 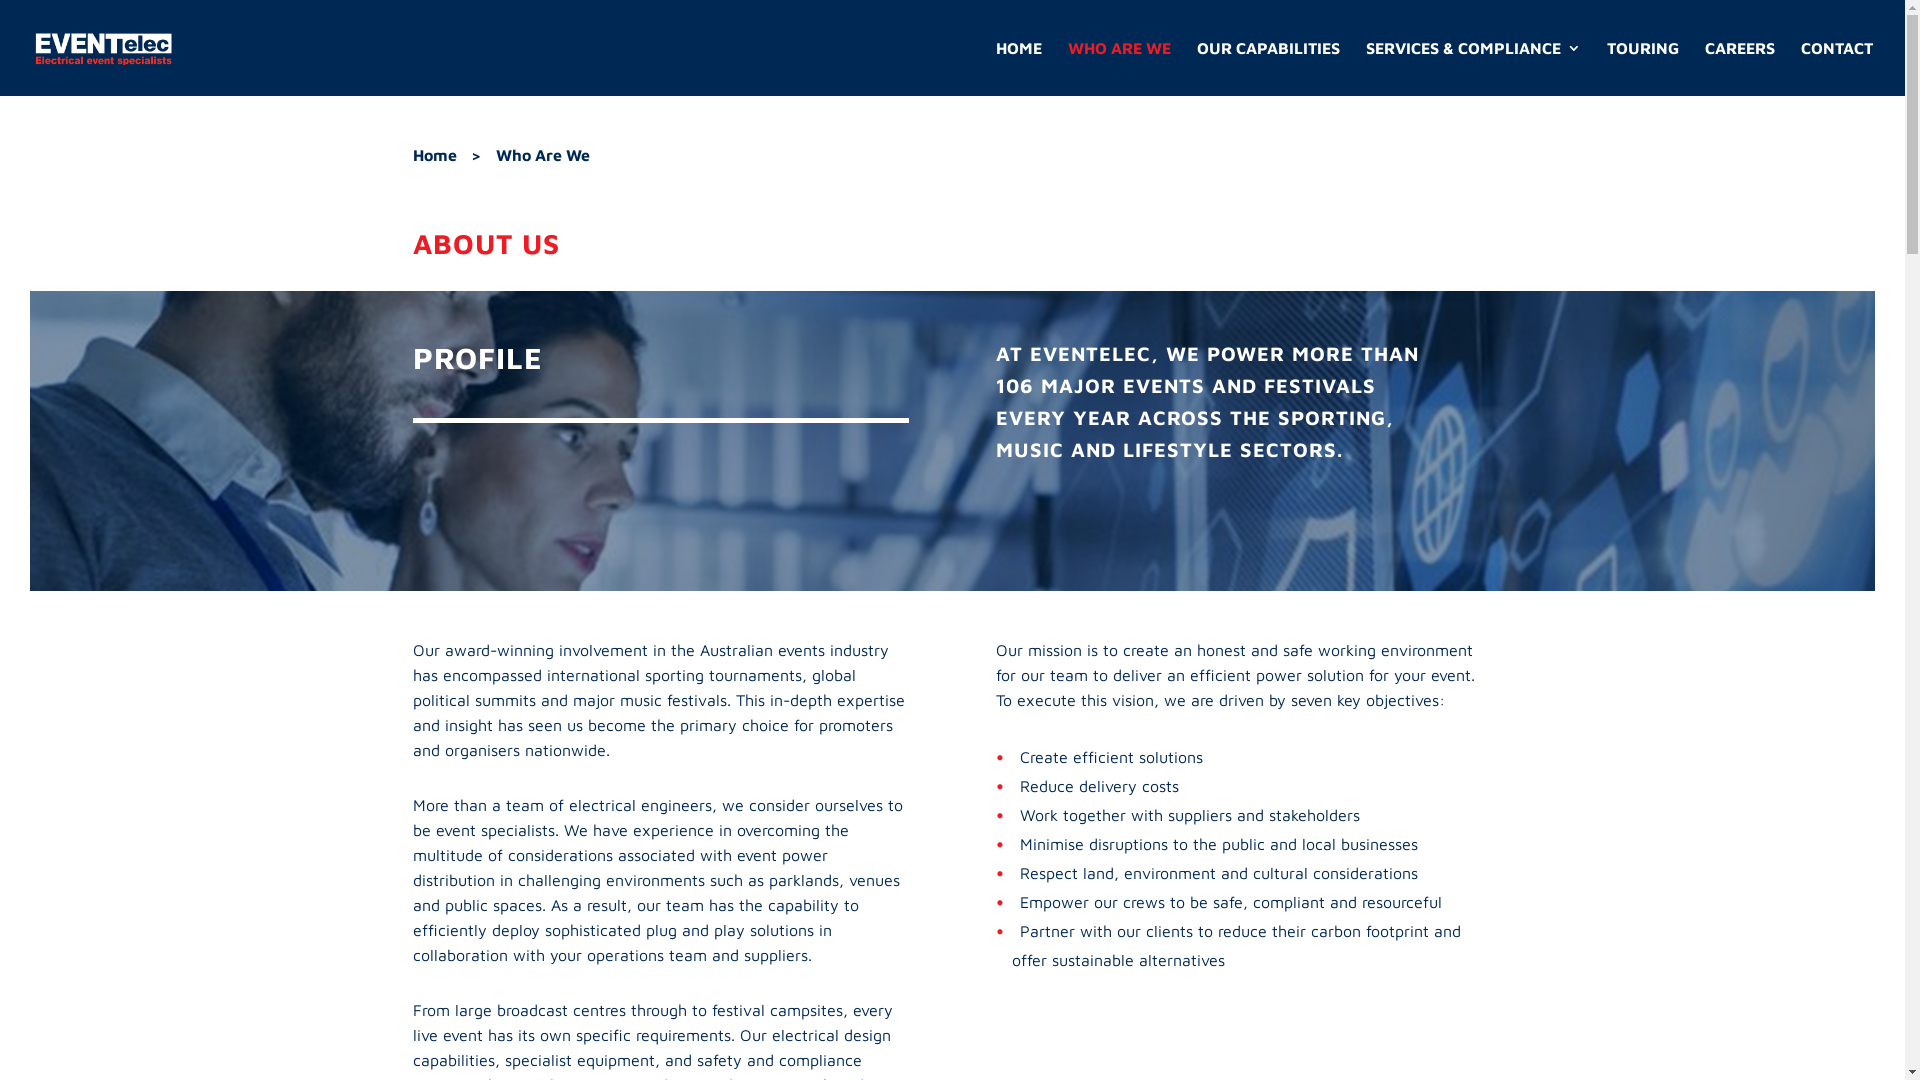 What do you see at coordinates (1837, 67) in the screenshot?
I see `'CONTACT'` at bounding box center [1837, 67].